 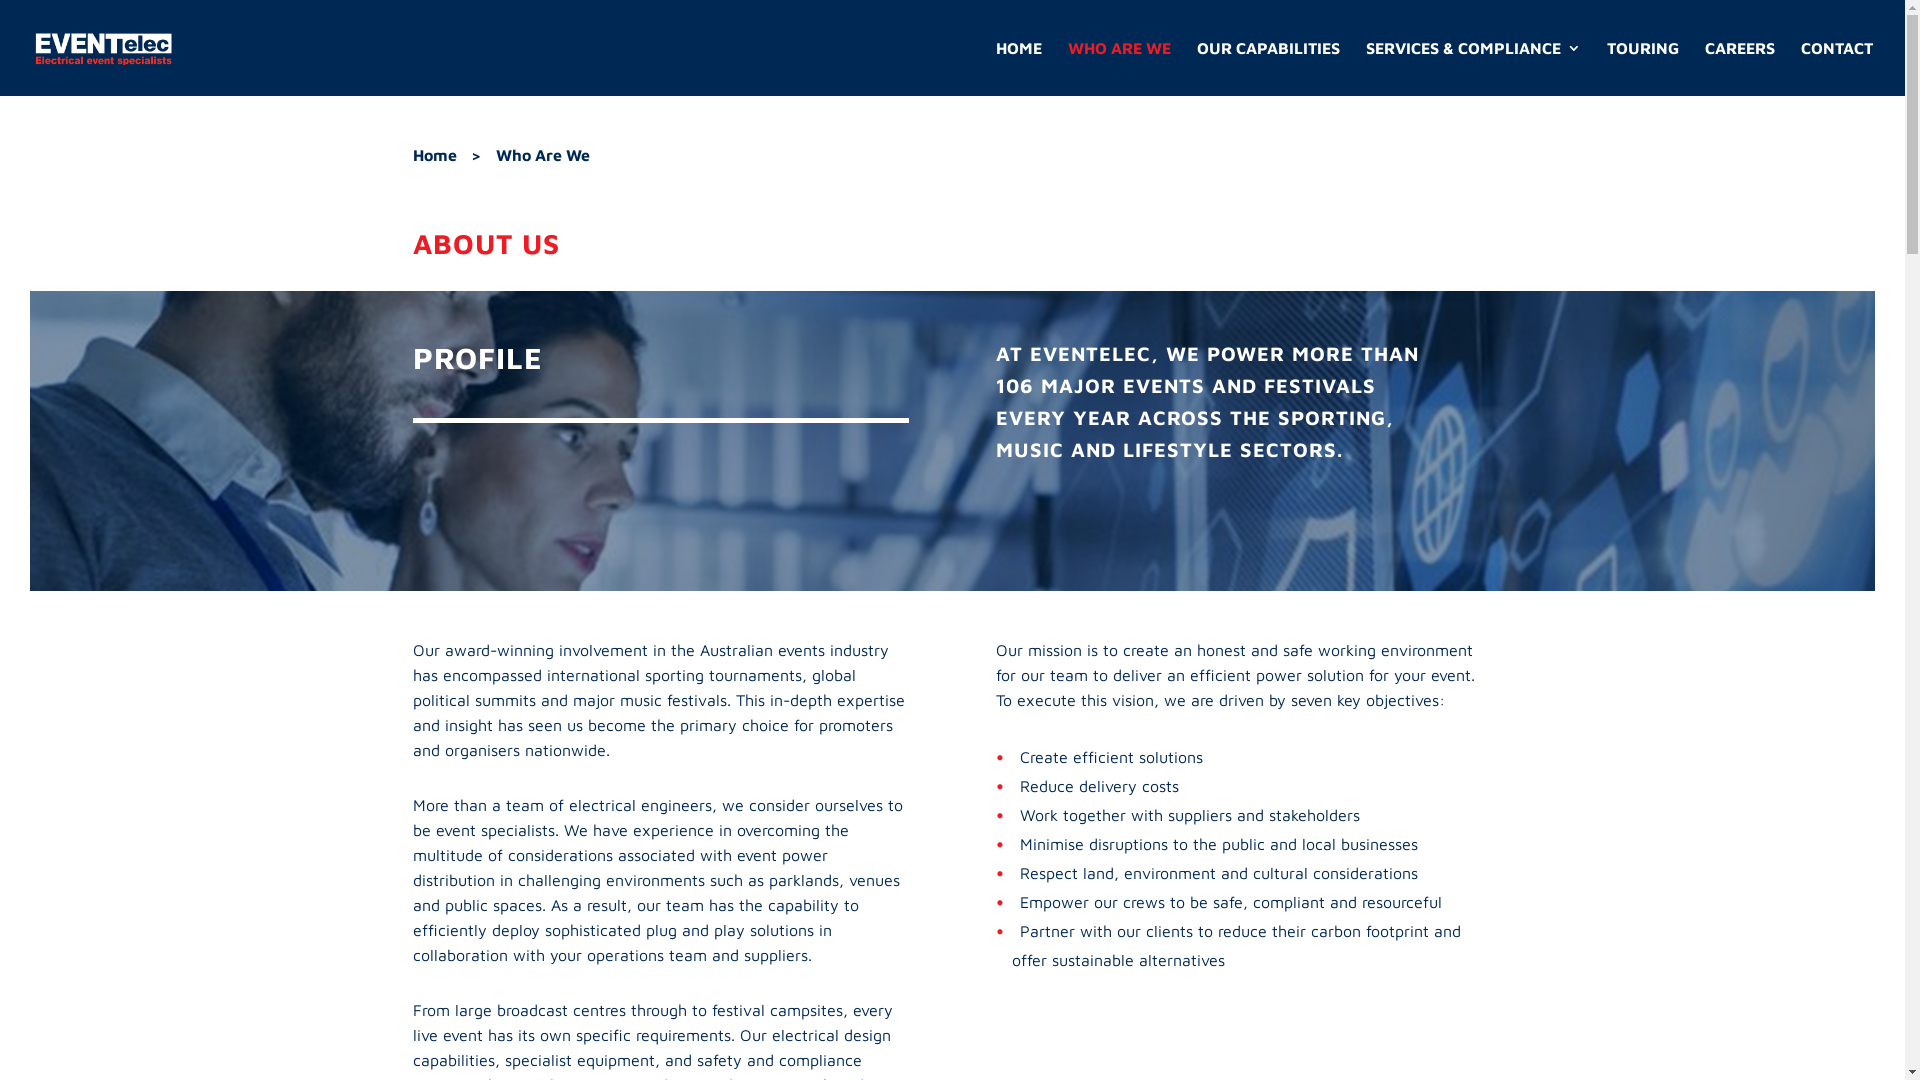 What do you see at coordinates (1837, 67) in the screenshot?
I see `'CONTACT'` at bounding box center [1837, 67].